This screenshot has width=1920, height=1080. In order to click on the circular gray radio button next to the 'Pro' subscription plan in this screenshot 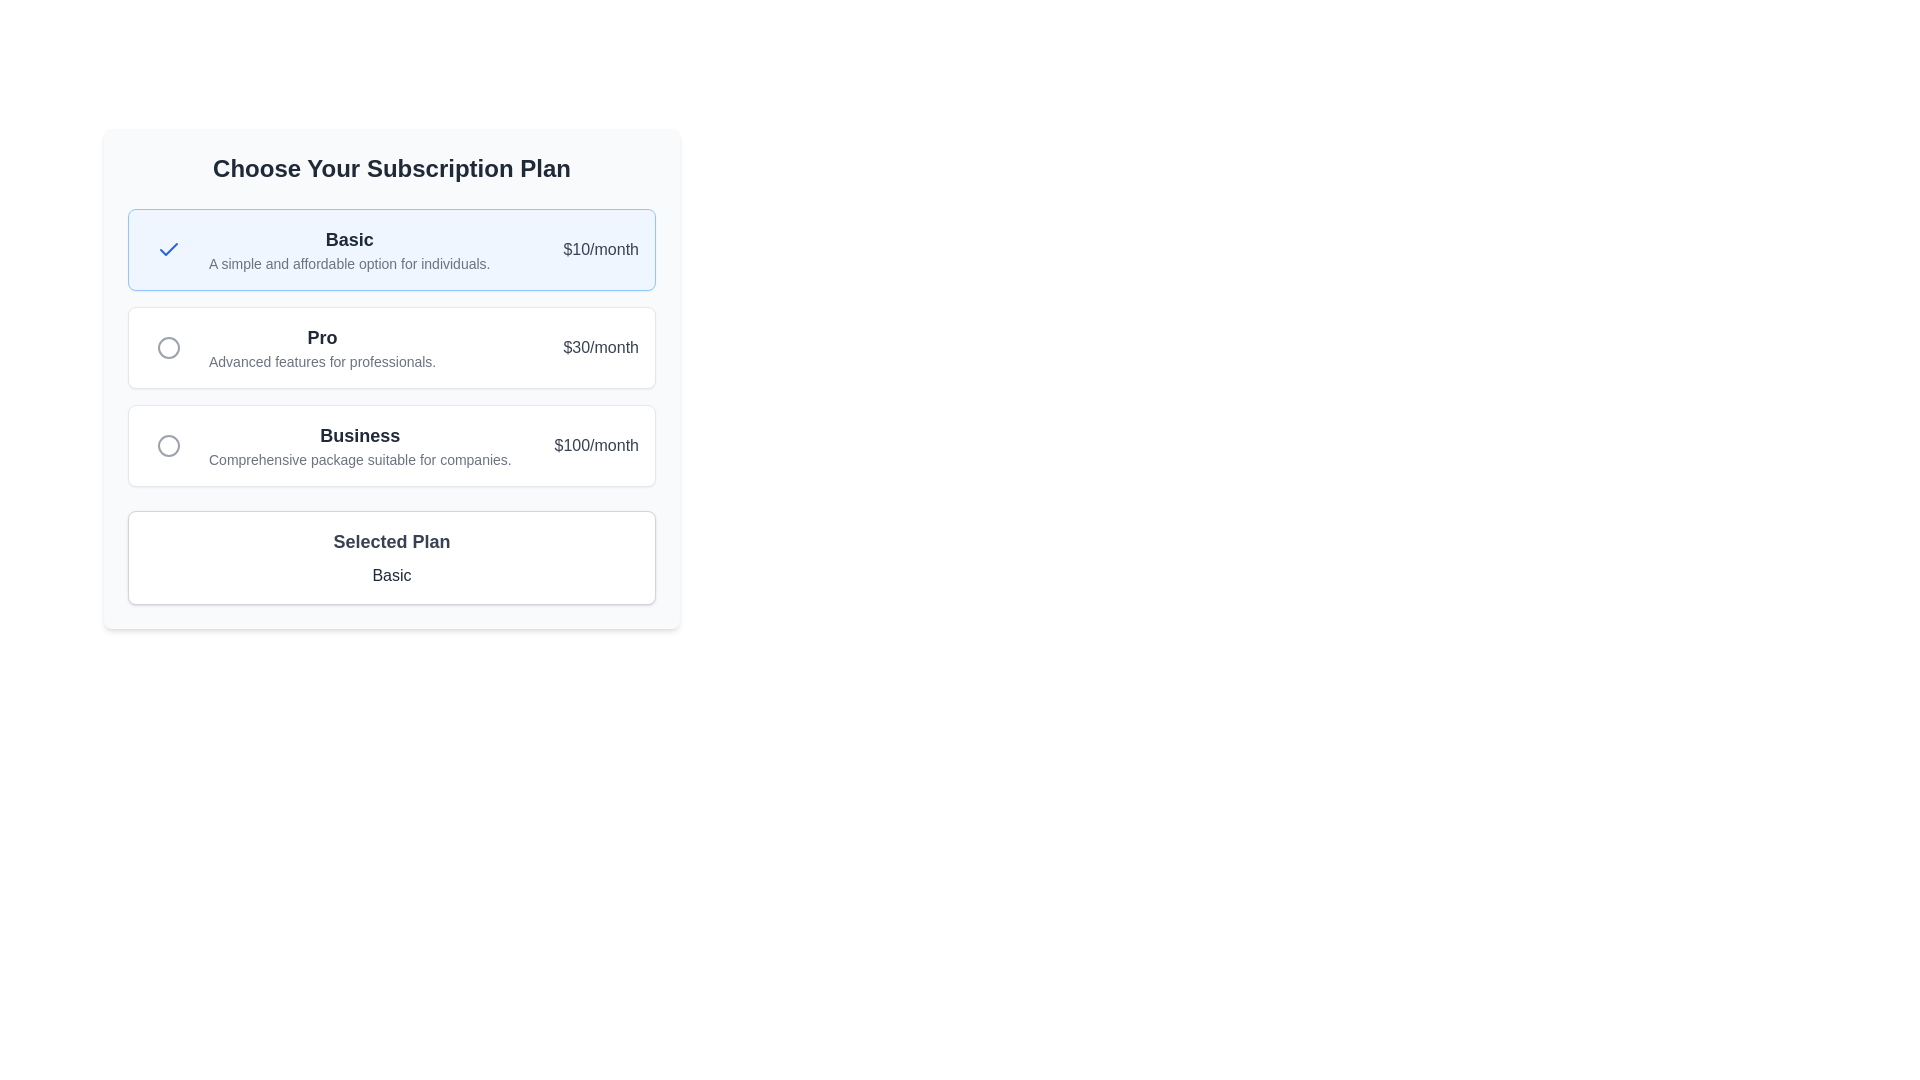, I will do `click(168, 346)`.